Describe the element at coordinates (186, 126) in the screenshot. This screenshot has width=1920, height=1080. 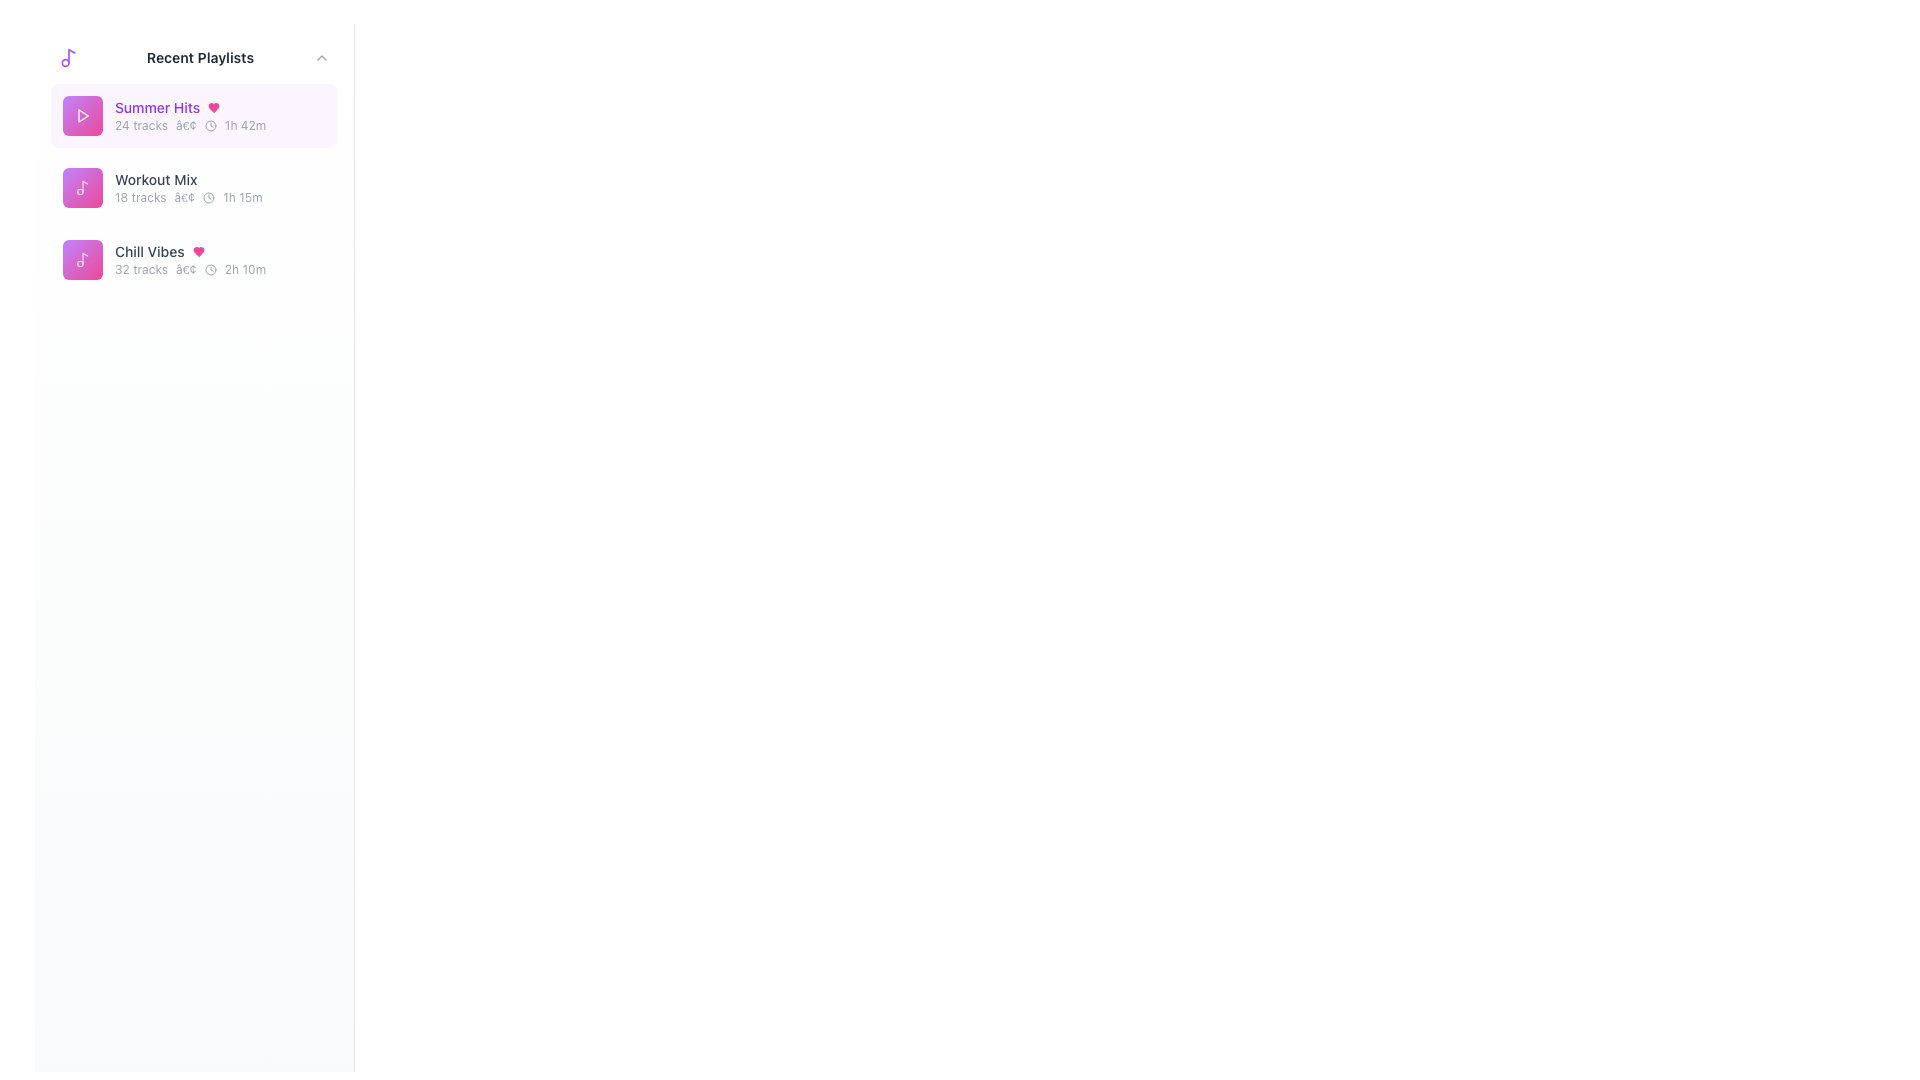
I see `the interpunct symbol ('•') located between '24 tracks' and the graphical clock icon in the 'Summer Hits' playlist of the 'Recent Playlists' section` at that location.